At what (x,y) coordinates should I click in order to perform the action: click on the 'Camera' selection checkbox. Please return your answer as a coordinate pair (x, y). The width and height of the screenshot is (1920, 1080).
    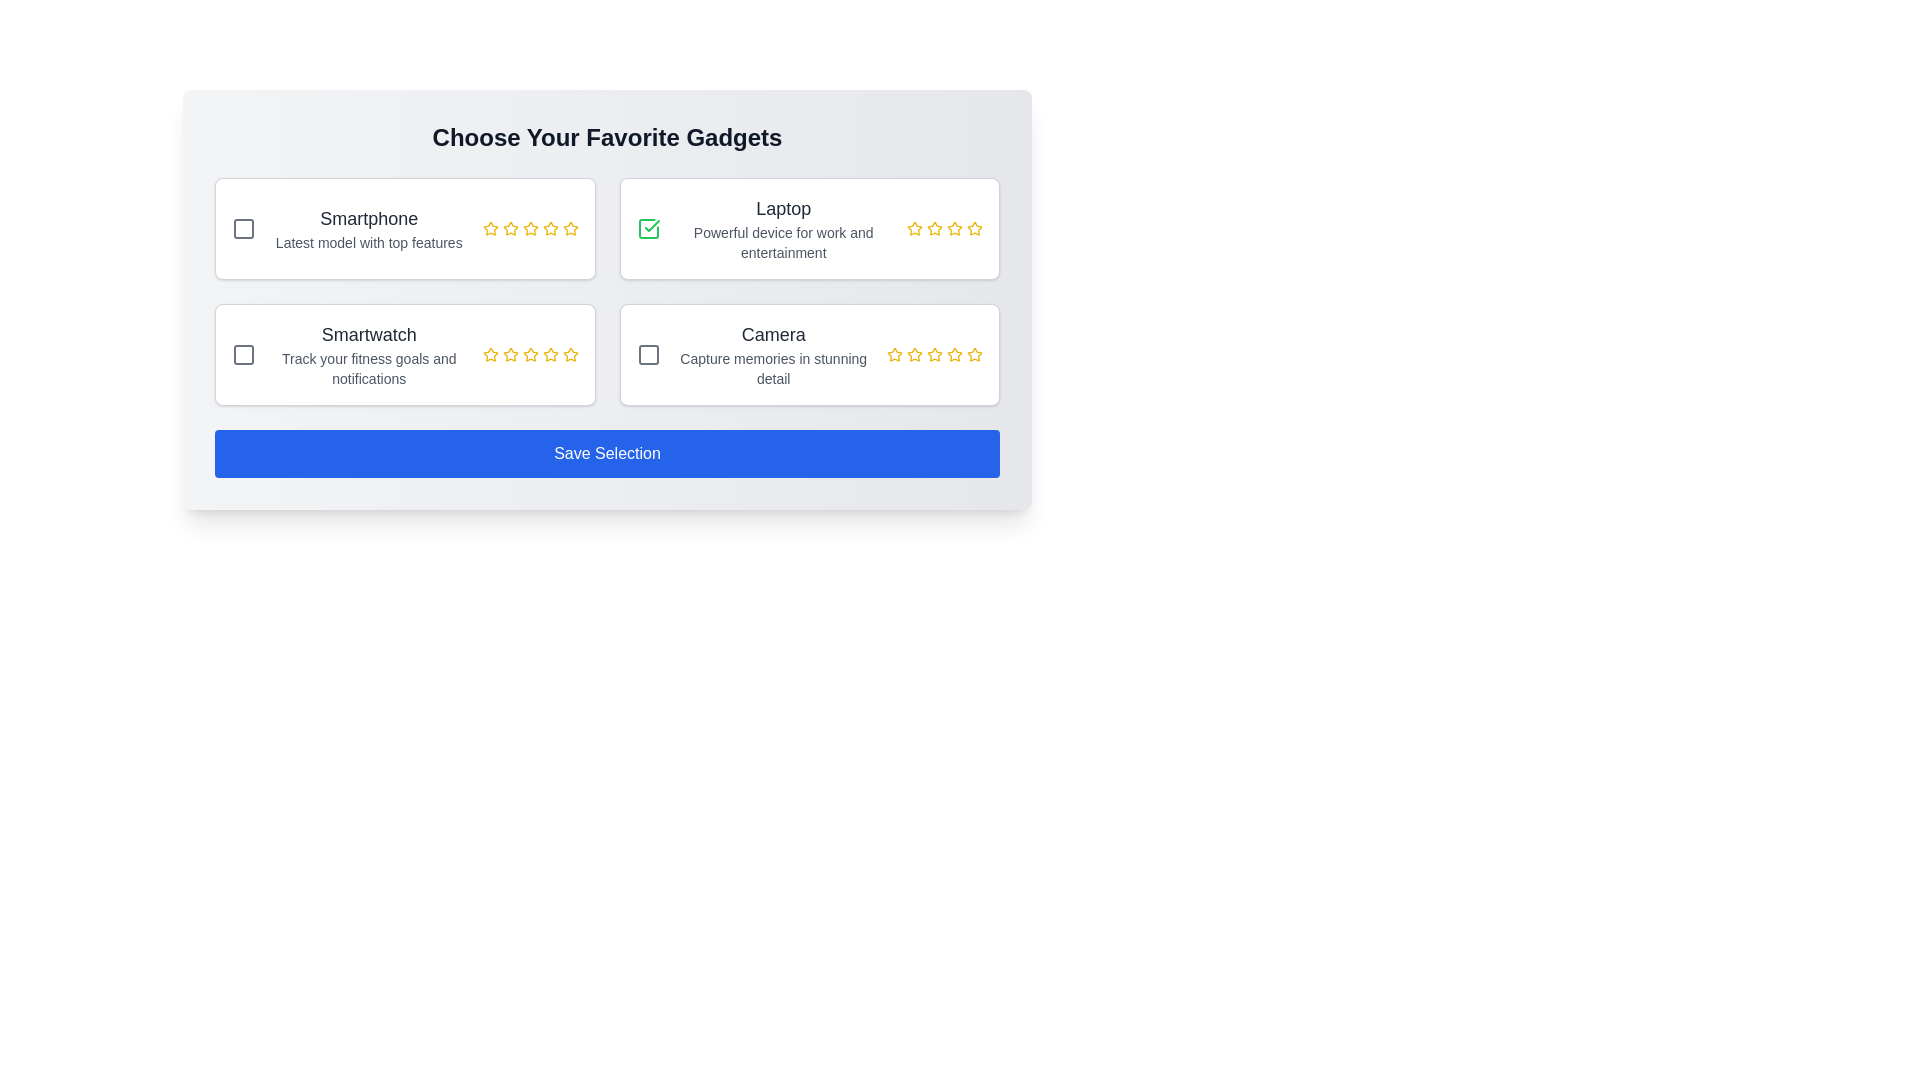
    Looking at the image, I should click on (648, 353).